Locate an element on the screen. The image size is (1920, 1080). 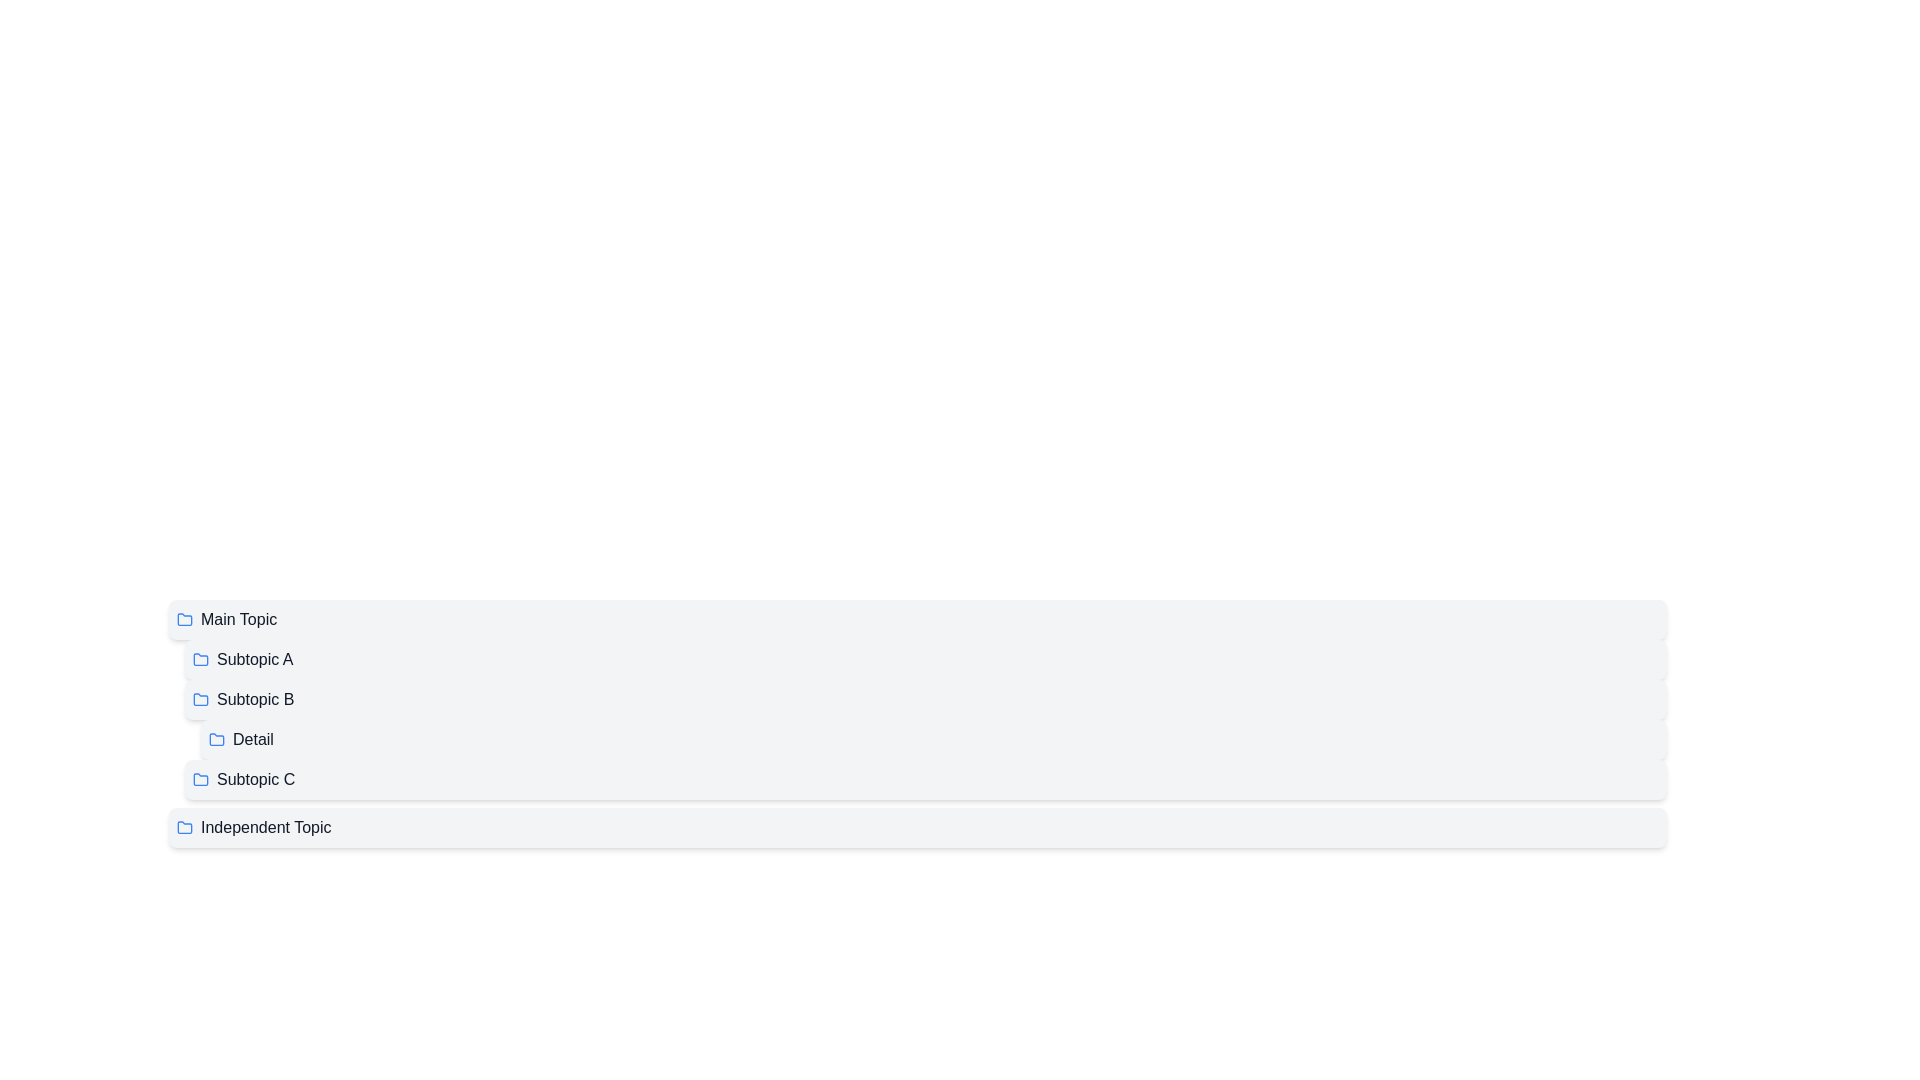
the folder icon that precedes the text label 'Subtopic B', which is the second item in the vertical list under 'Main Topic' is located at coordinates (201, 697).